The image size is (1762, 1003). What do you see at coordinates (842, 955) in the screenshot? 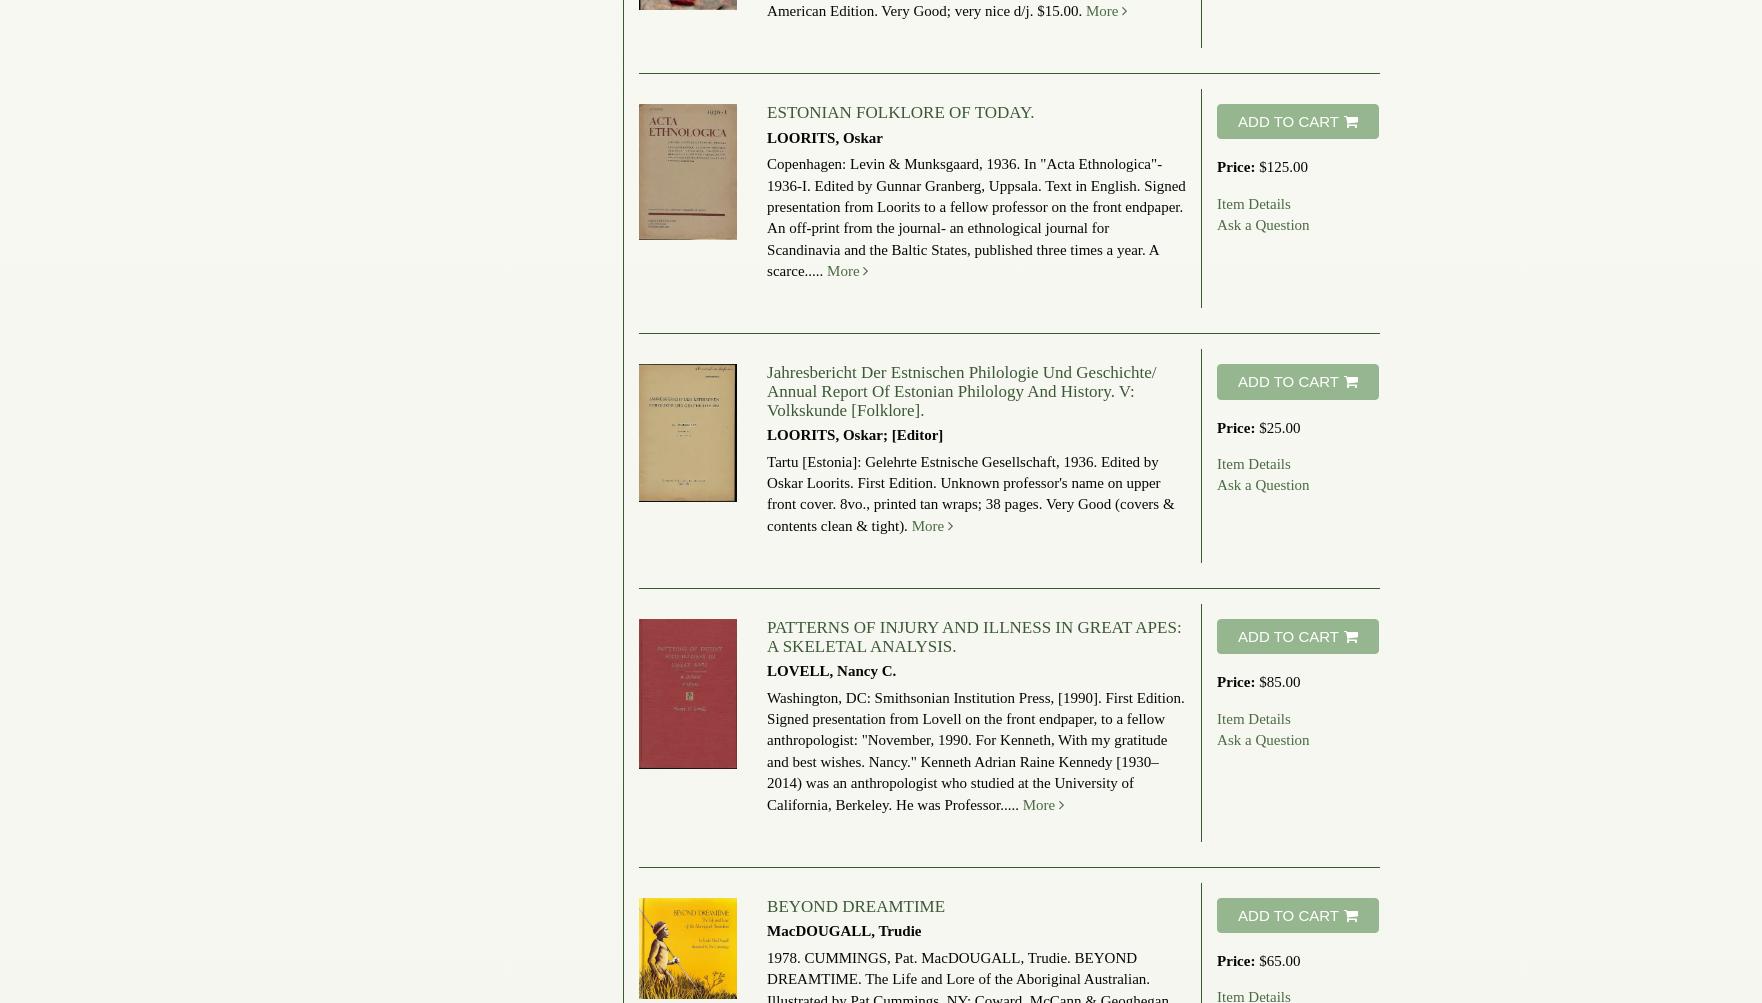
I see `'1978. CUMMINGS, Pat.'` at bounding box center [842, 955].